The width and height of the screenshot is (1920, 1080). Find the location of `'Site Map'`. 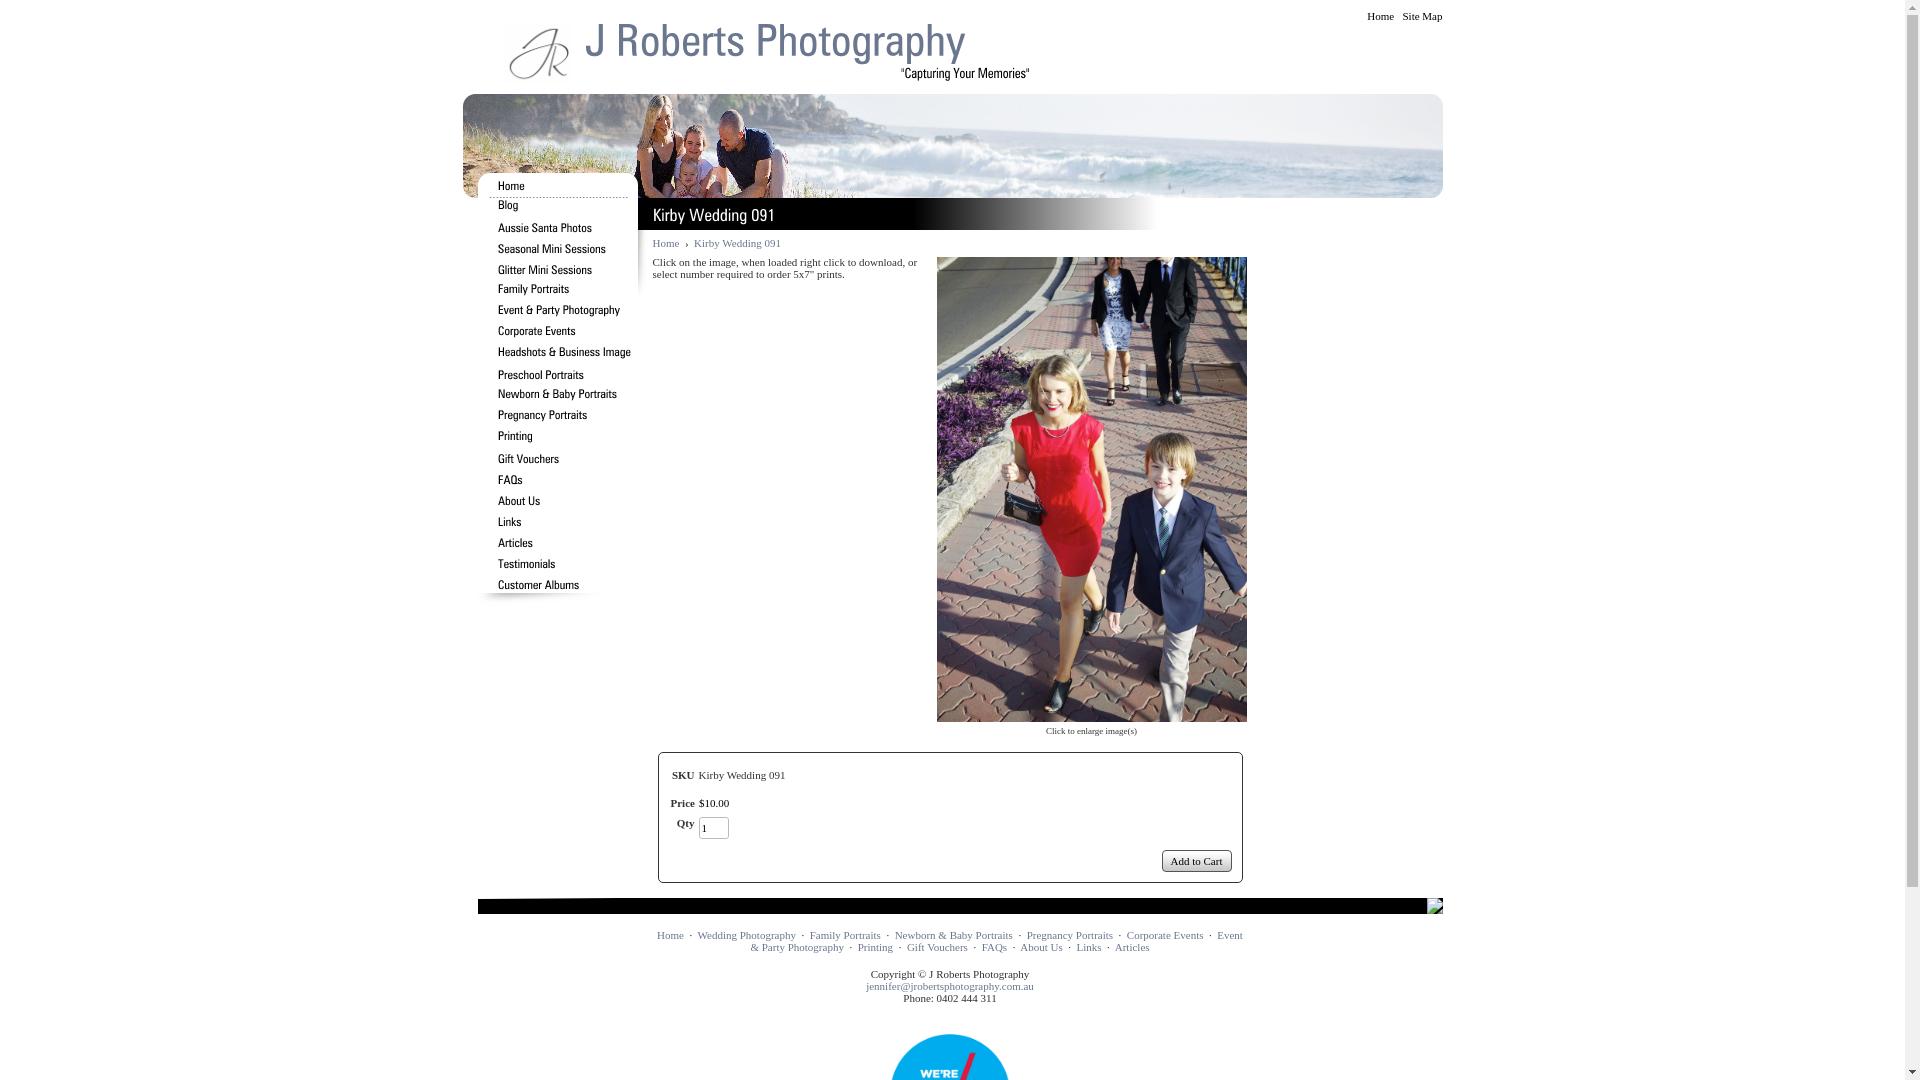

'Site Map' is located at coordinates (1420, 15).